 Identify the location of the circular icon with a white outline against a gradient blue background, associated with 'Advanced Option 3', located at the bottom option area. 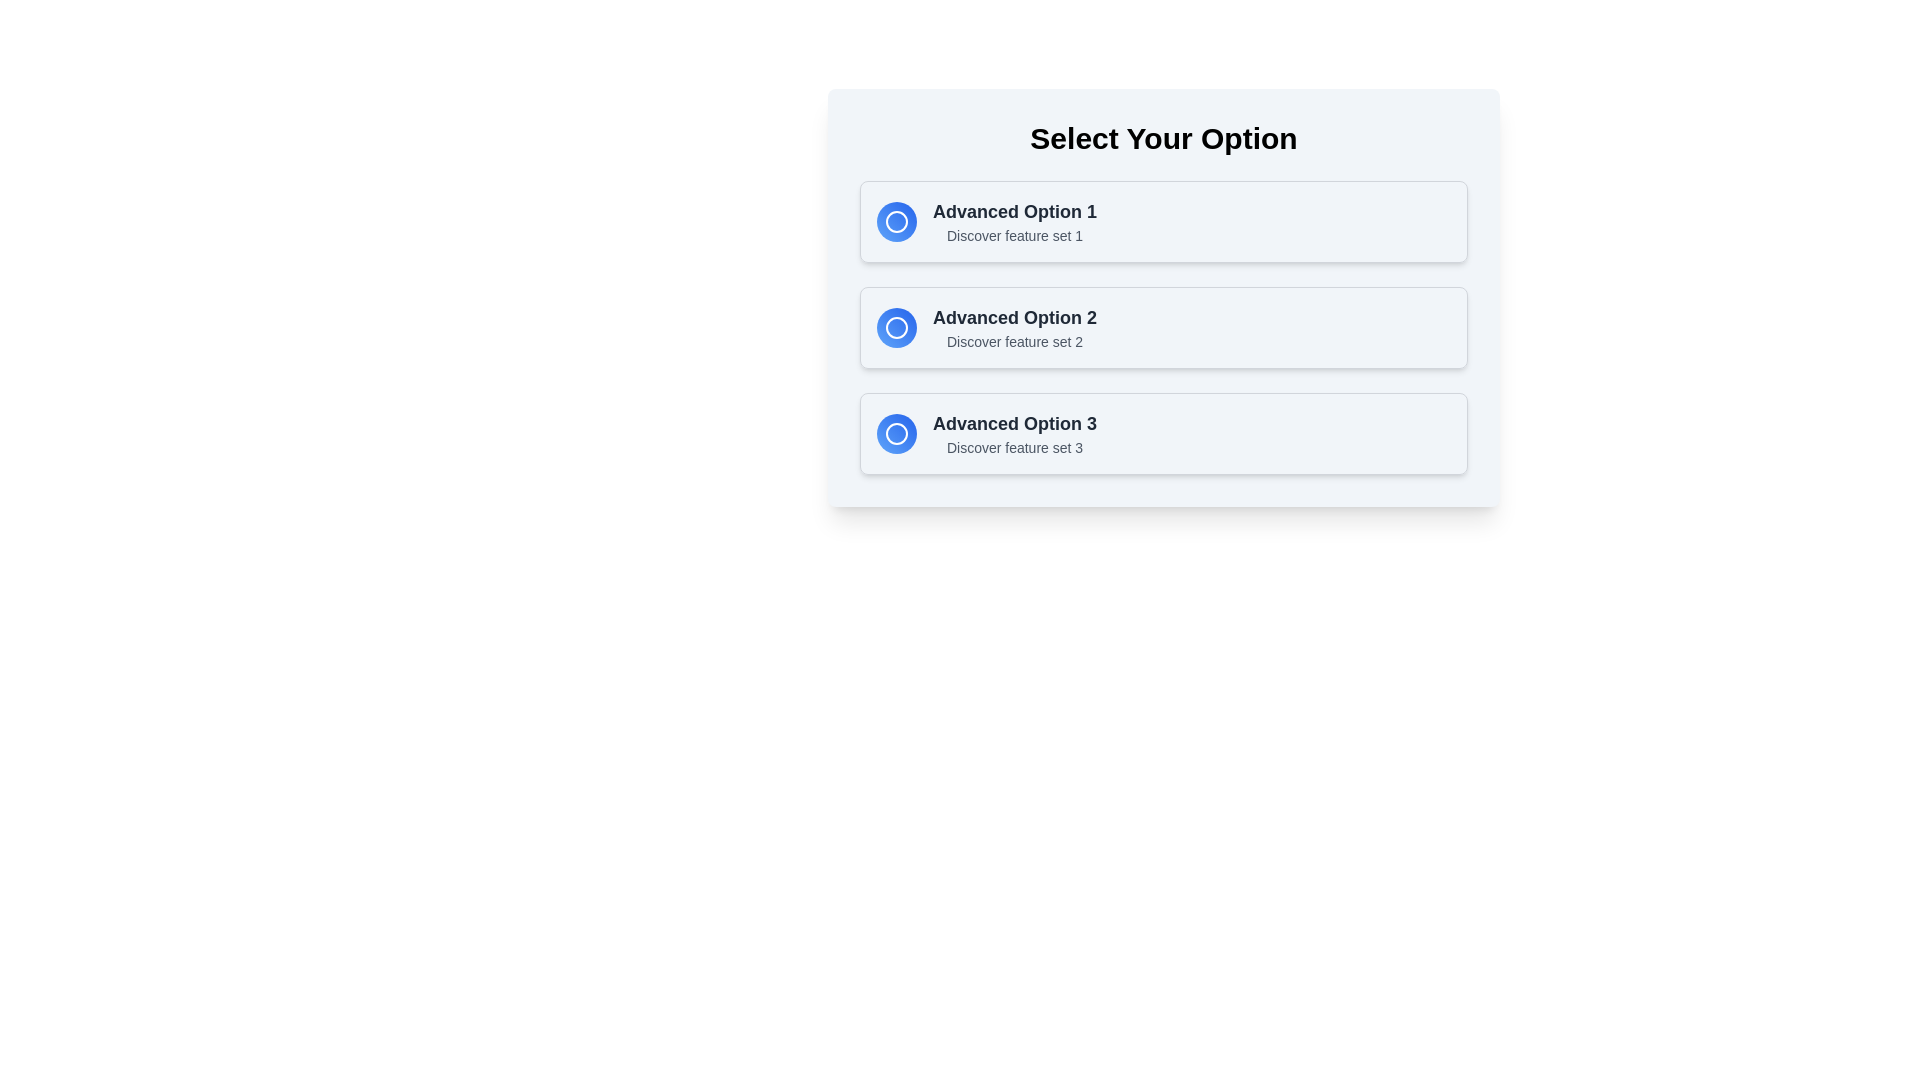
(896, 433).